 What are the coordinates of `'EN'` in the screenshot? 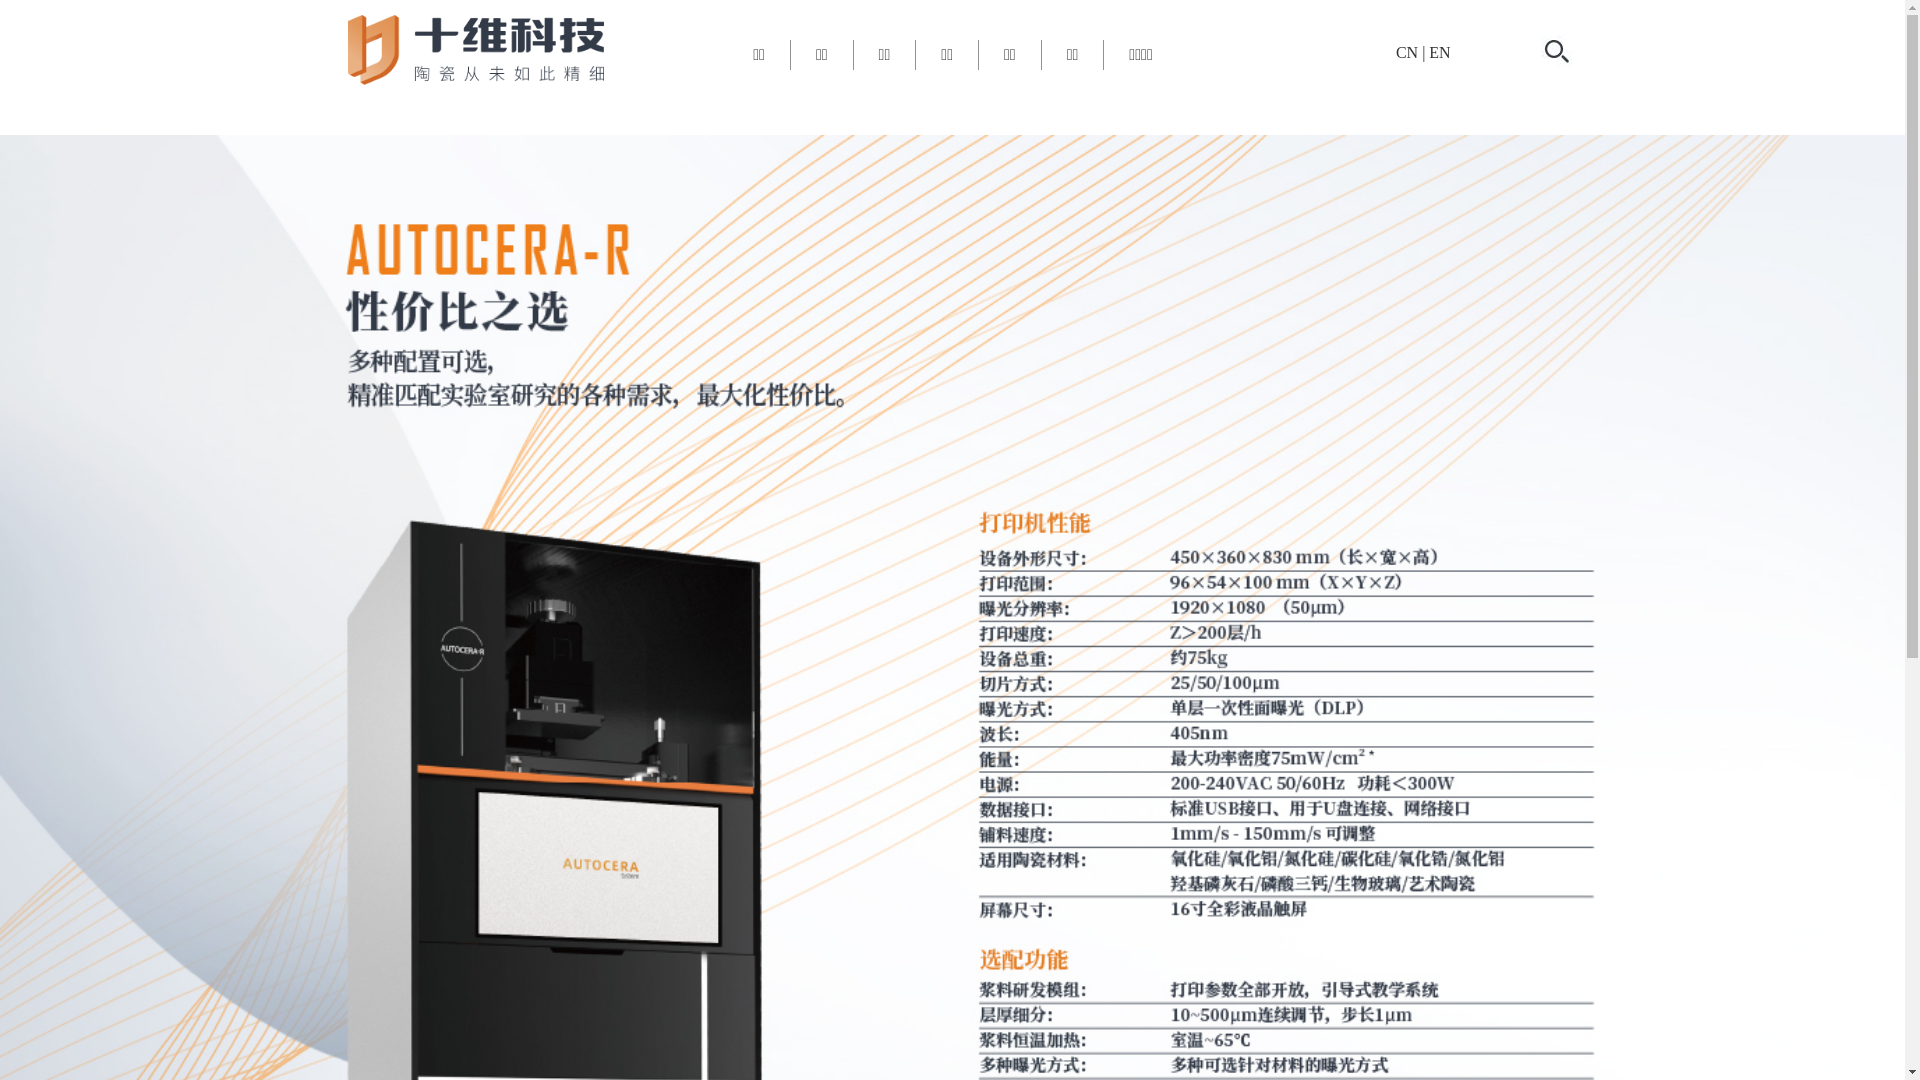 It's located at (1438, 51).